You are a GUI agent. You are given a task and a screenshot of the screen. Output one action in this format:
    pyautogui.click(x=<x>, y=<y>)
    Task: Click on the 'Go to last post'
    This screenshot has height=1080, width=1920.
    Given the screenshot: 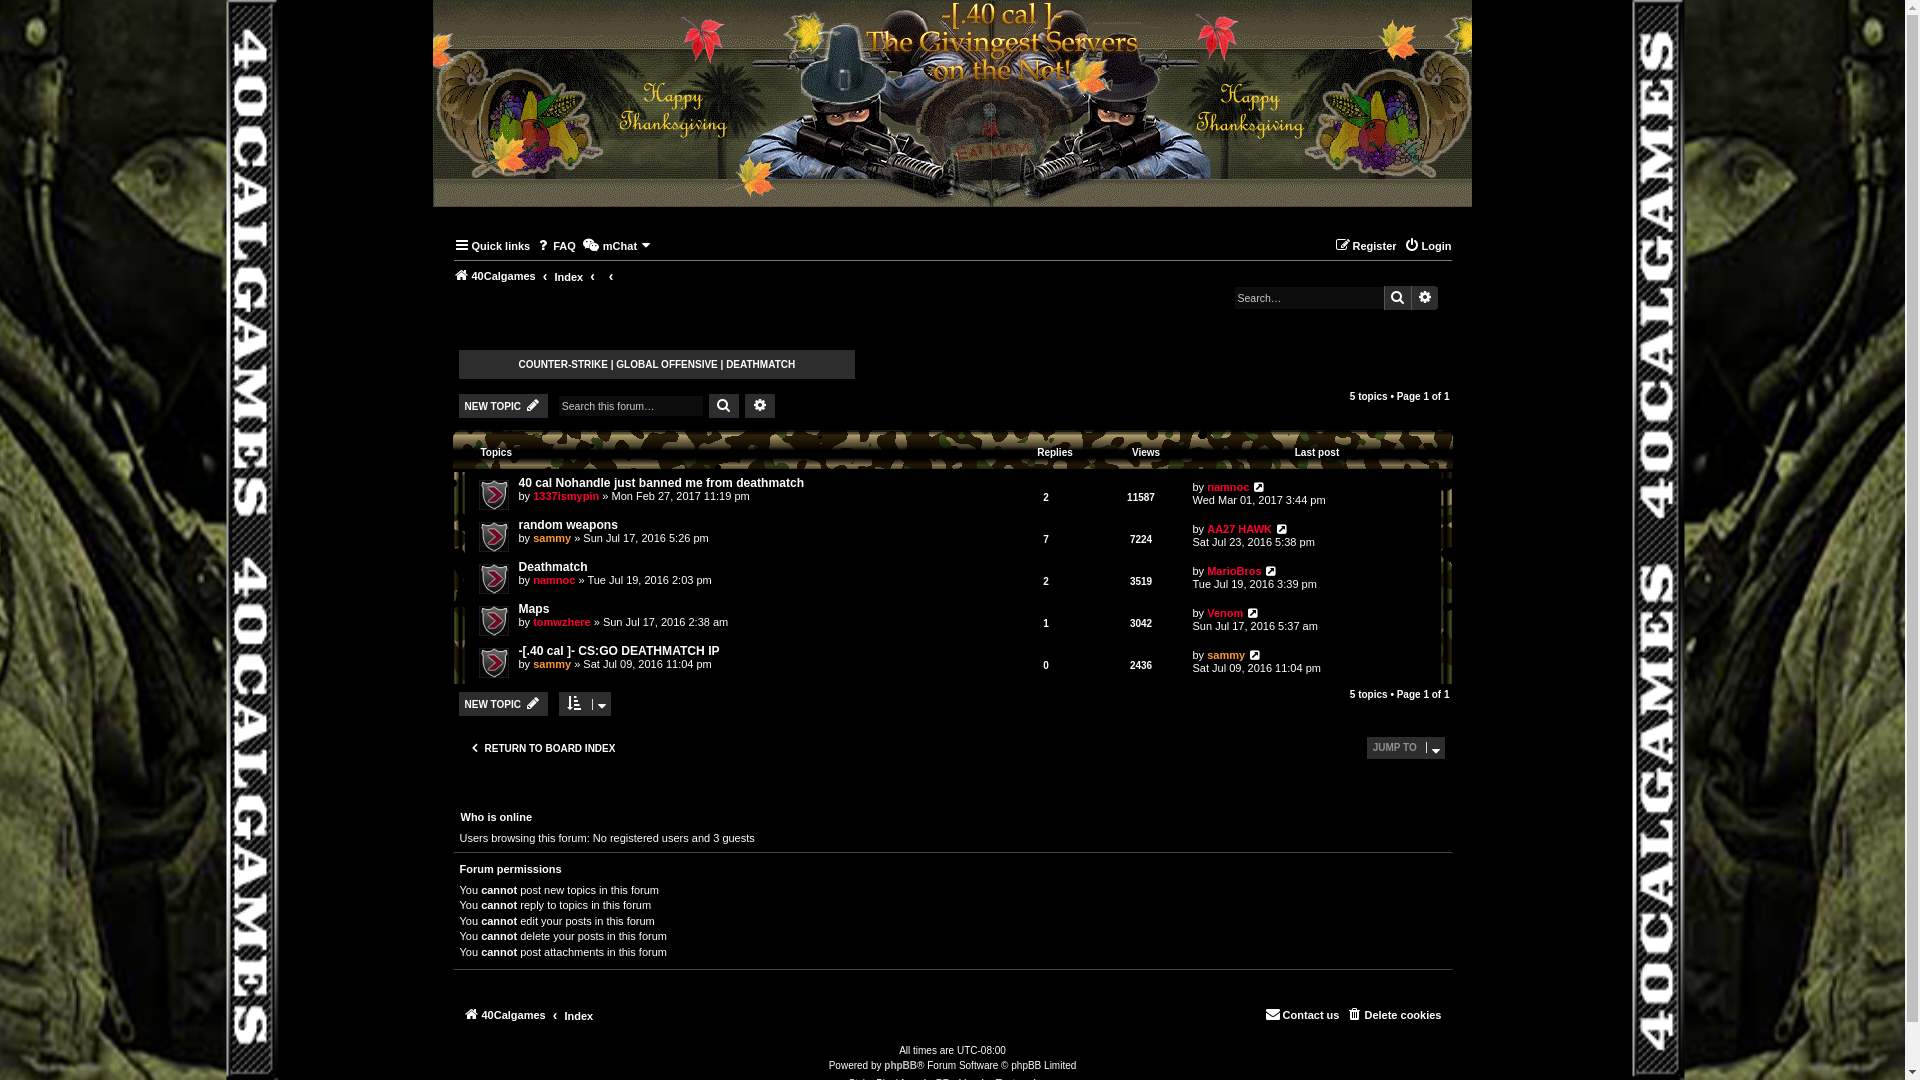 What is the action you would take?
    pyautogui.click(x=1264, y=571)
    